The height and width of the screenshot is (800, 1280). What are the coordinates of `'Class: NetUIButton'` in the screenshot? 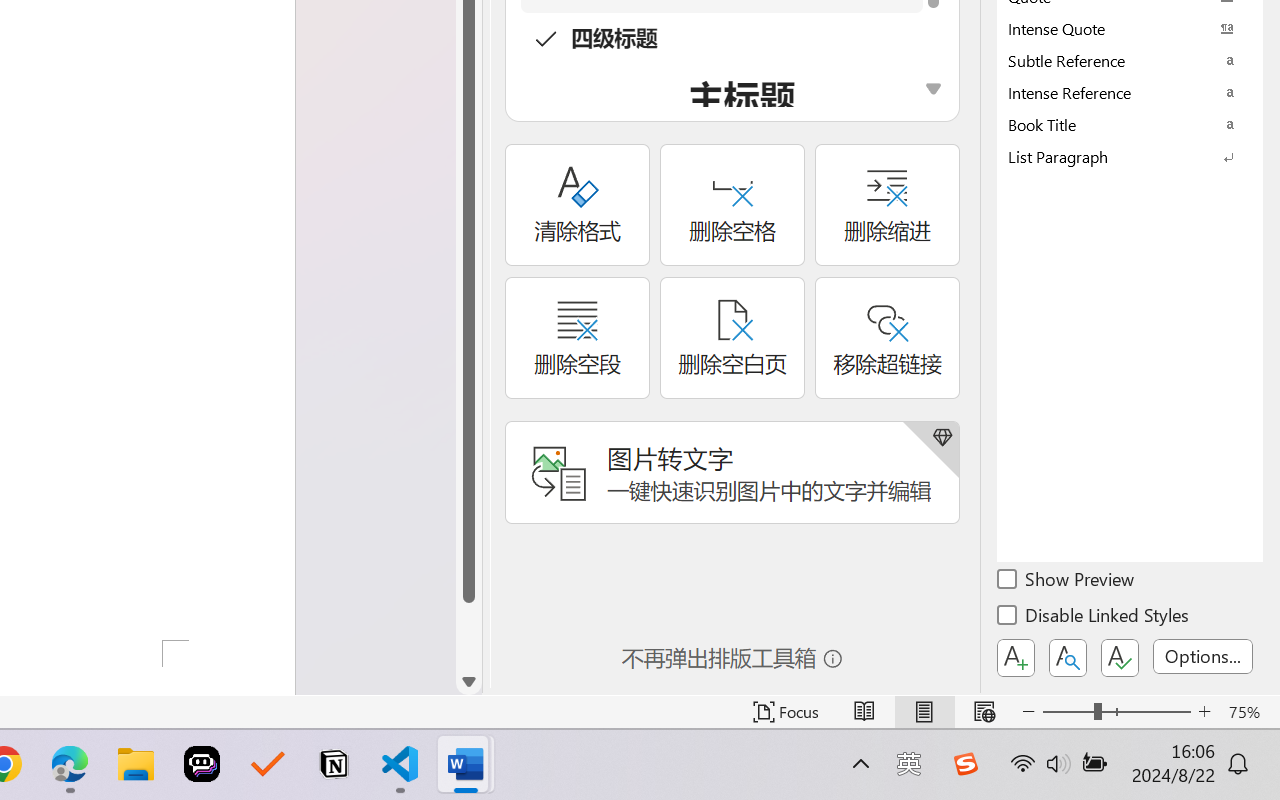 It's located at (1120, 657).